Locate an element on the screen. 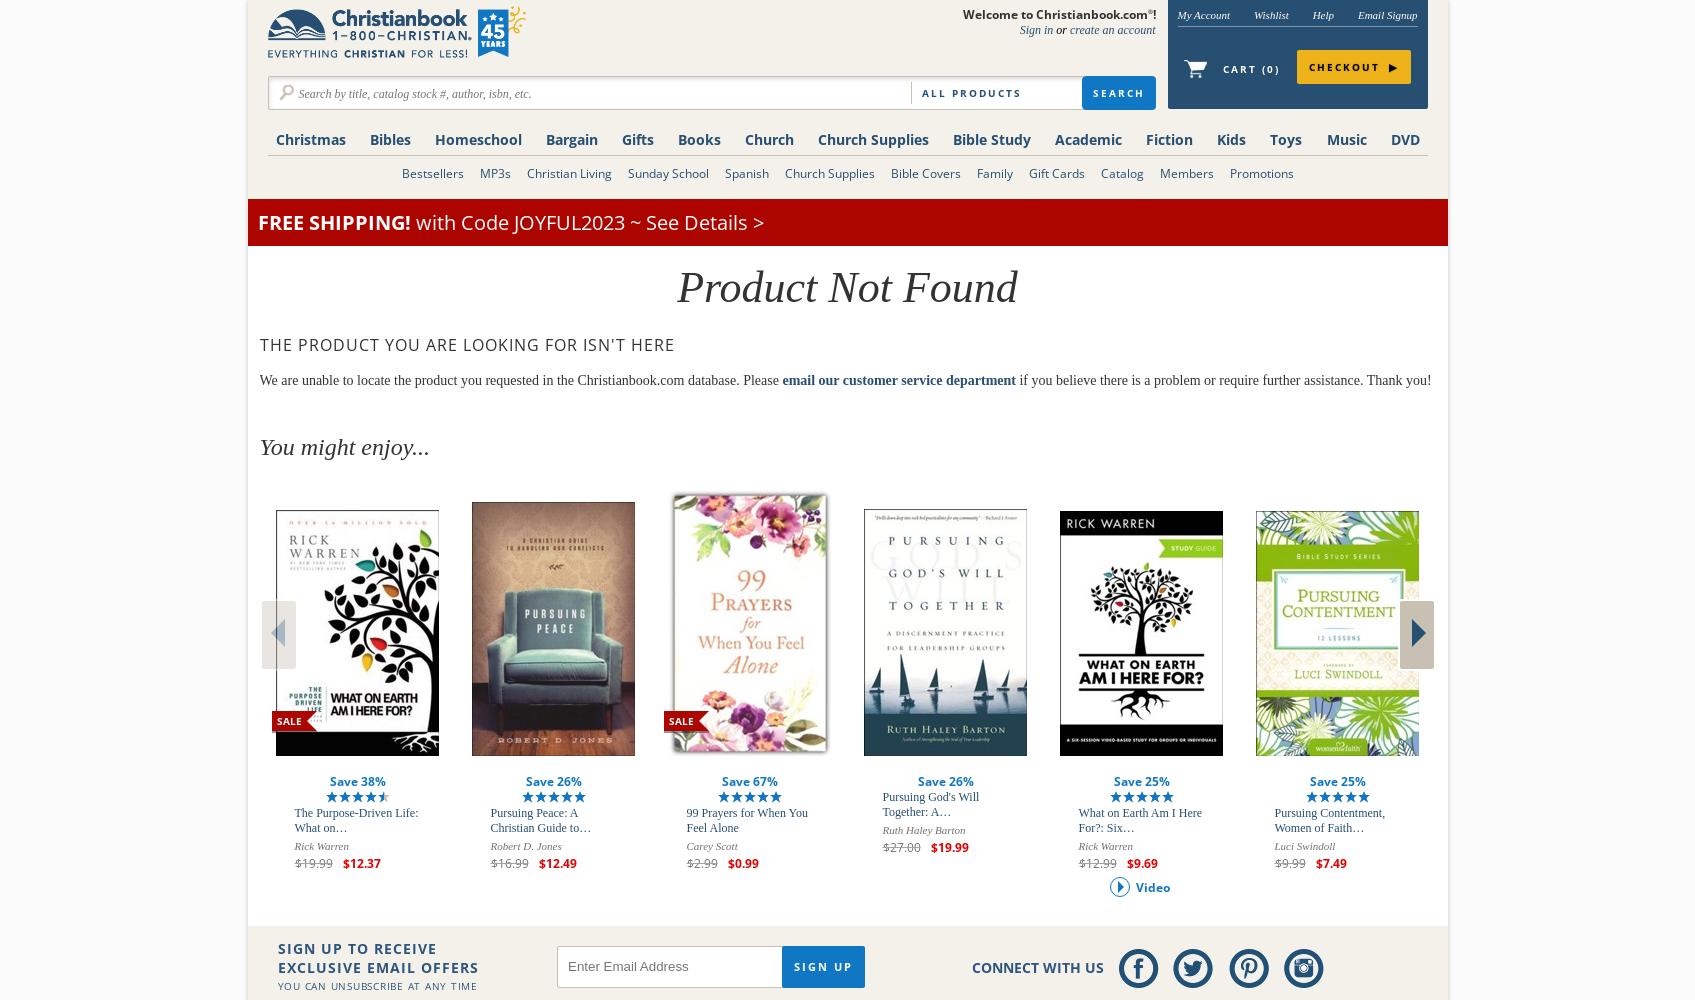 The width and height of the screenshot is (1695, 1000). 'You might enjoy...' is located at coordinates (342, 445).